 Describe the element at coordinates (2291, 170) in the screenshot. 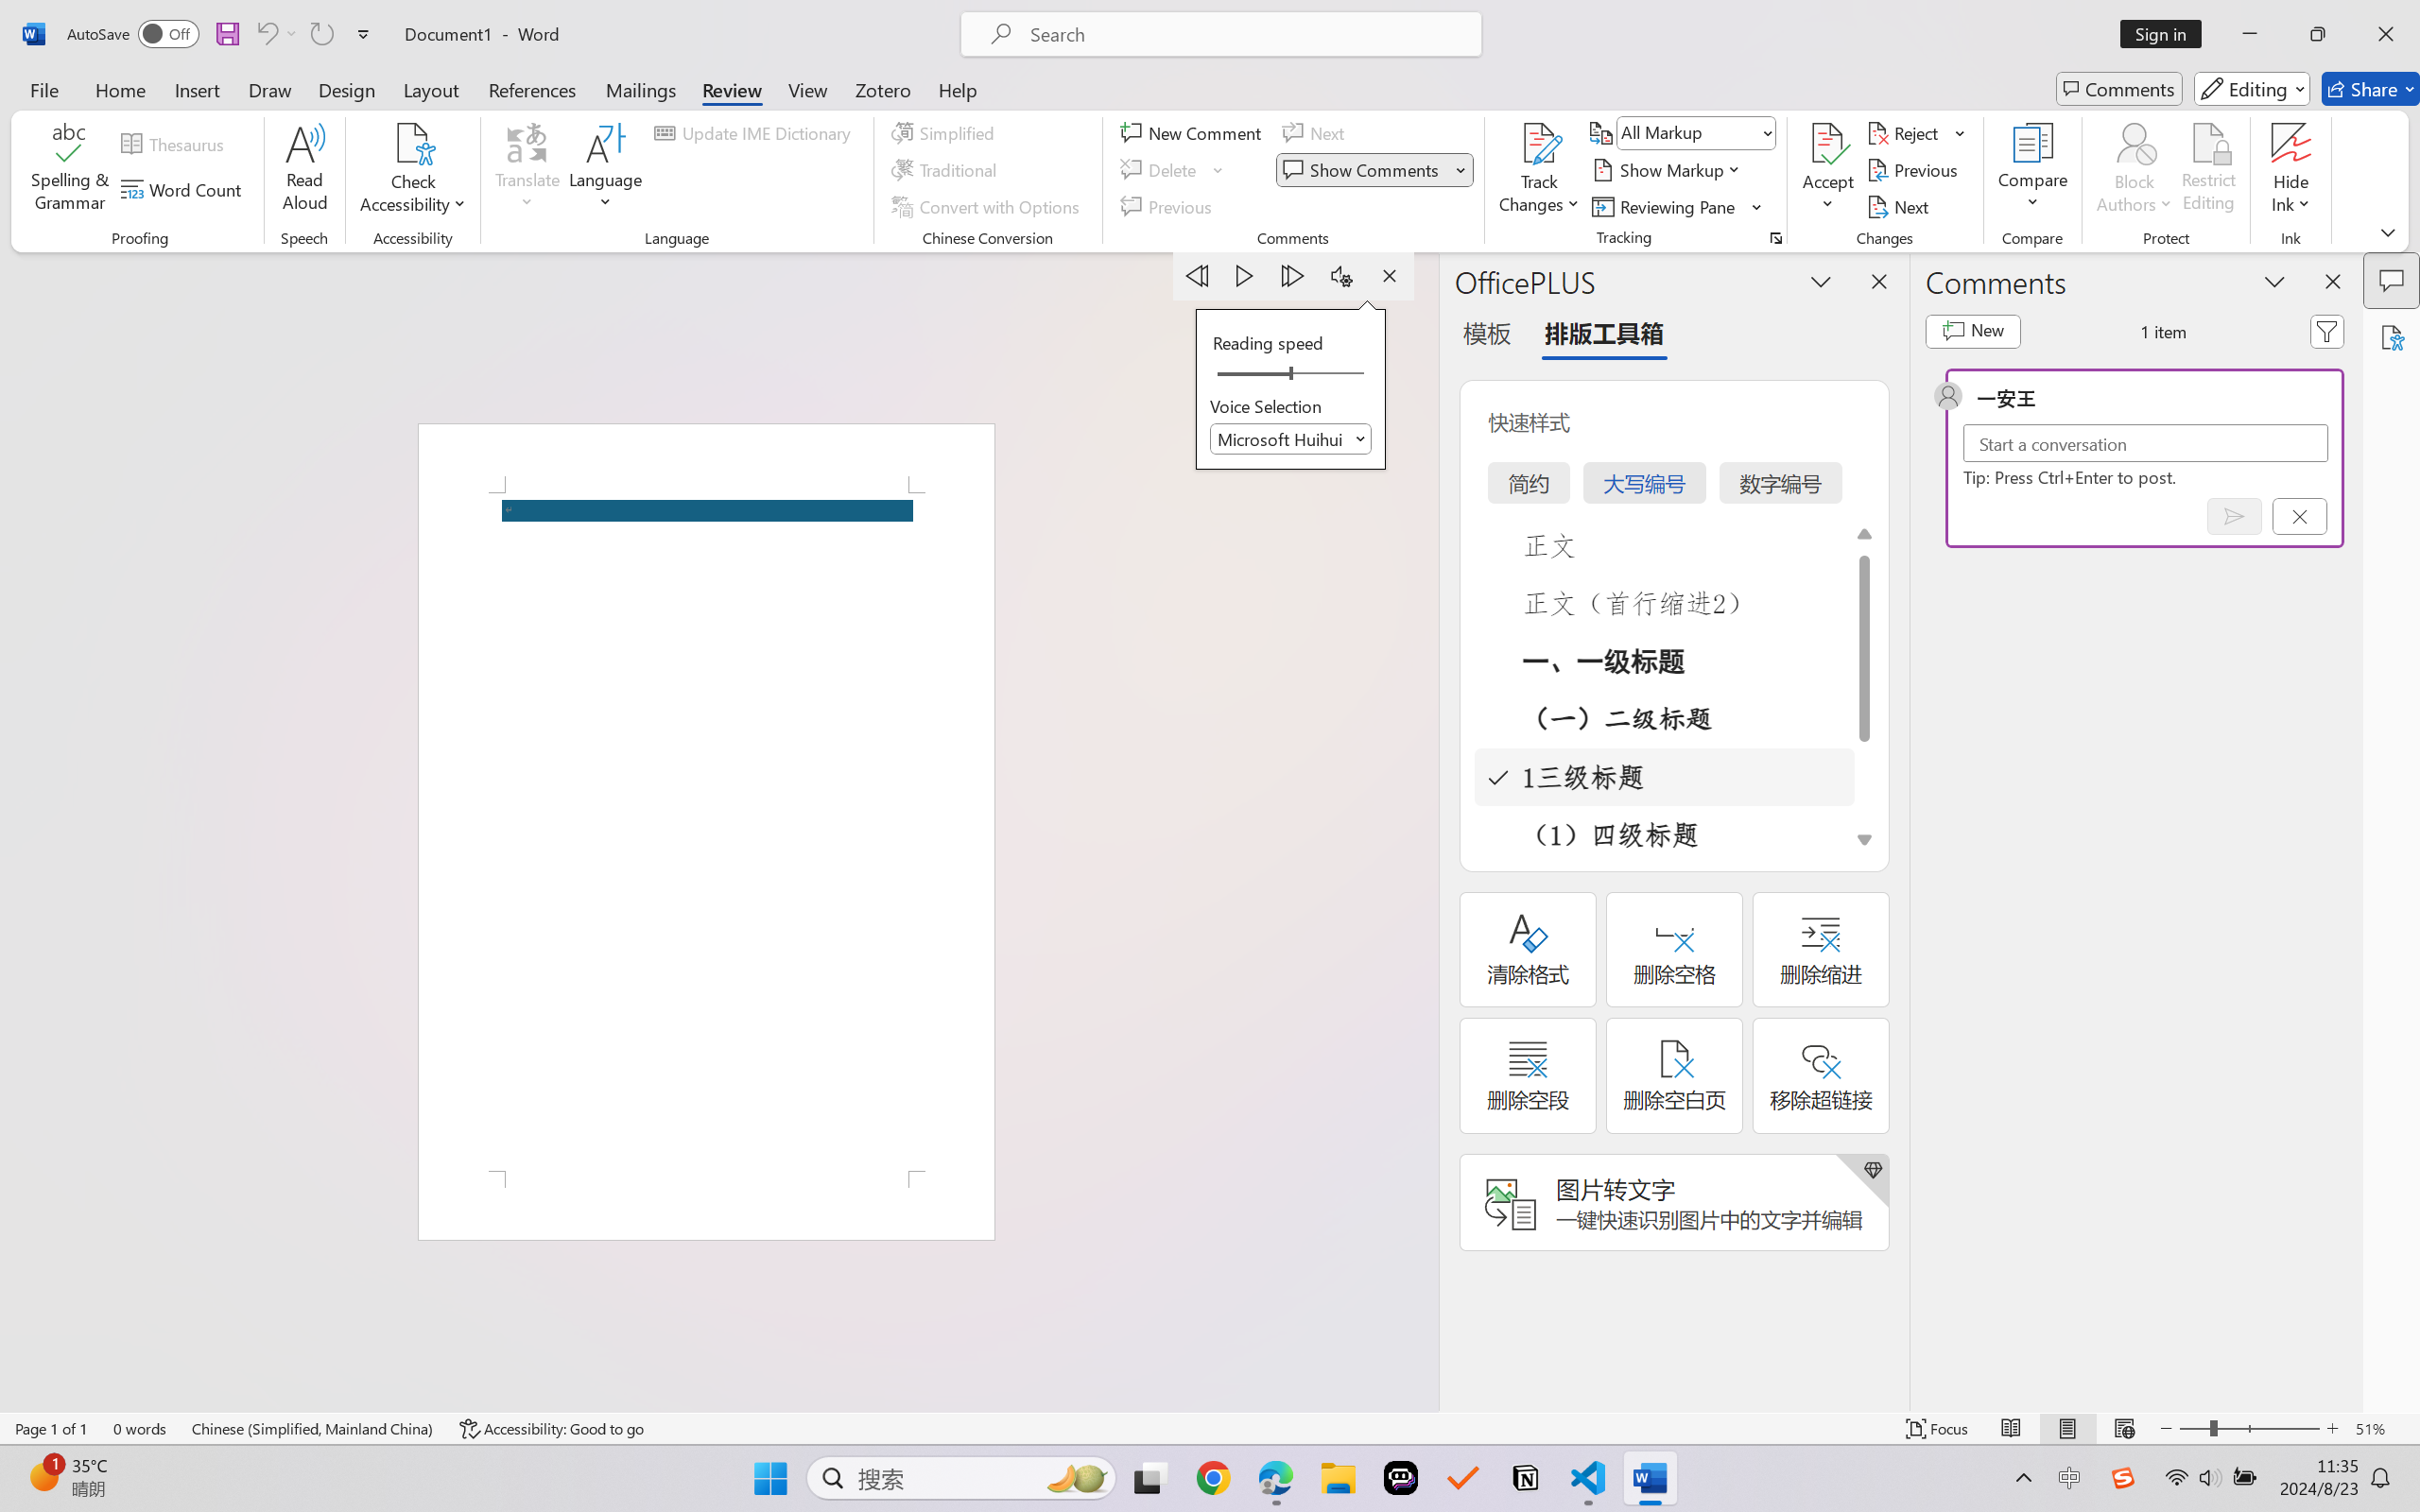

I see `'Hide Ink'` at that location.